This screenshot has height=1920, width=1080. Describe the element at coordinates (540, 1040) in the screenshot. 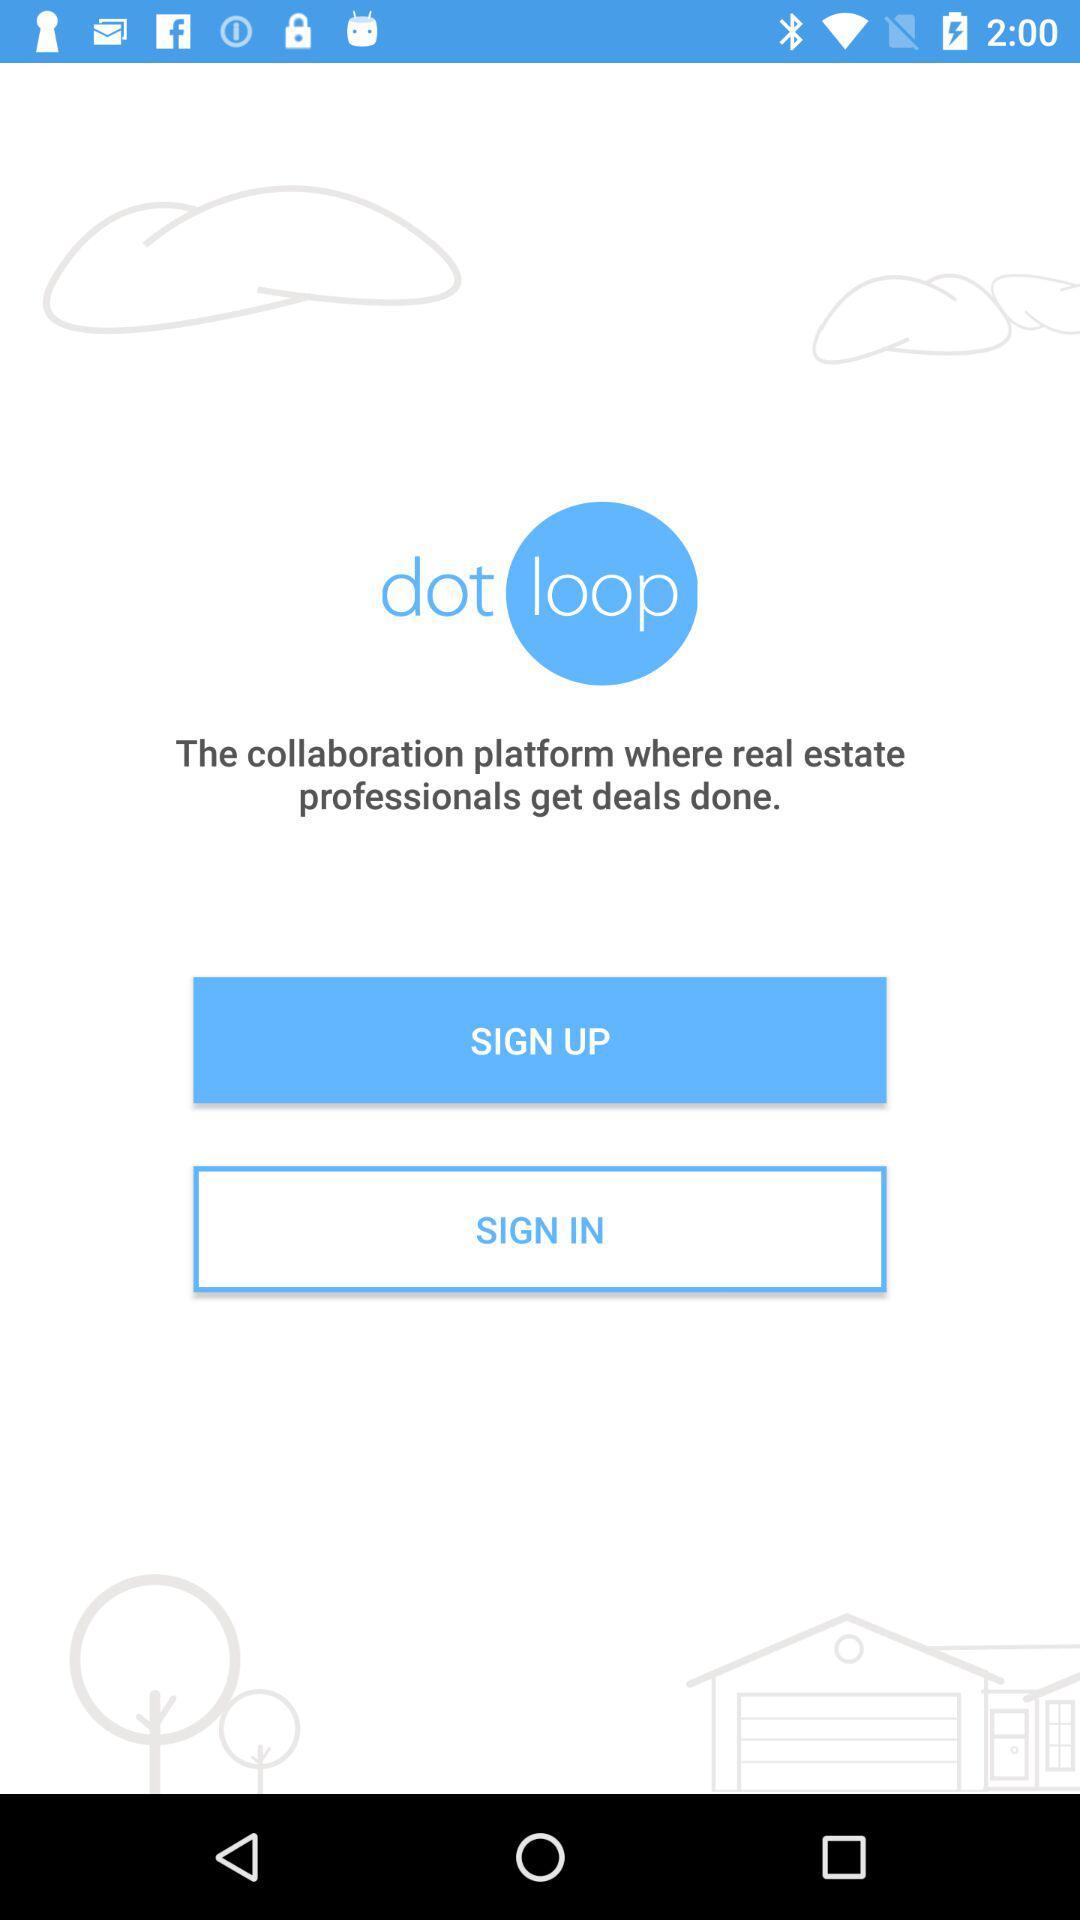

I see `icon above the sign in item` at that location.